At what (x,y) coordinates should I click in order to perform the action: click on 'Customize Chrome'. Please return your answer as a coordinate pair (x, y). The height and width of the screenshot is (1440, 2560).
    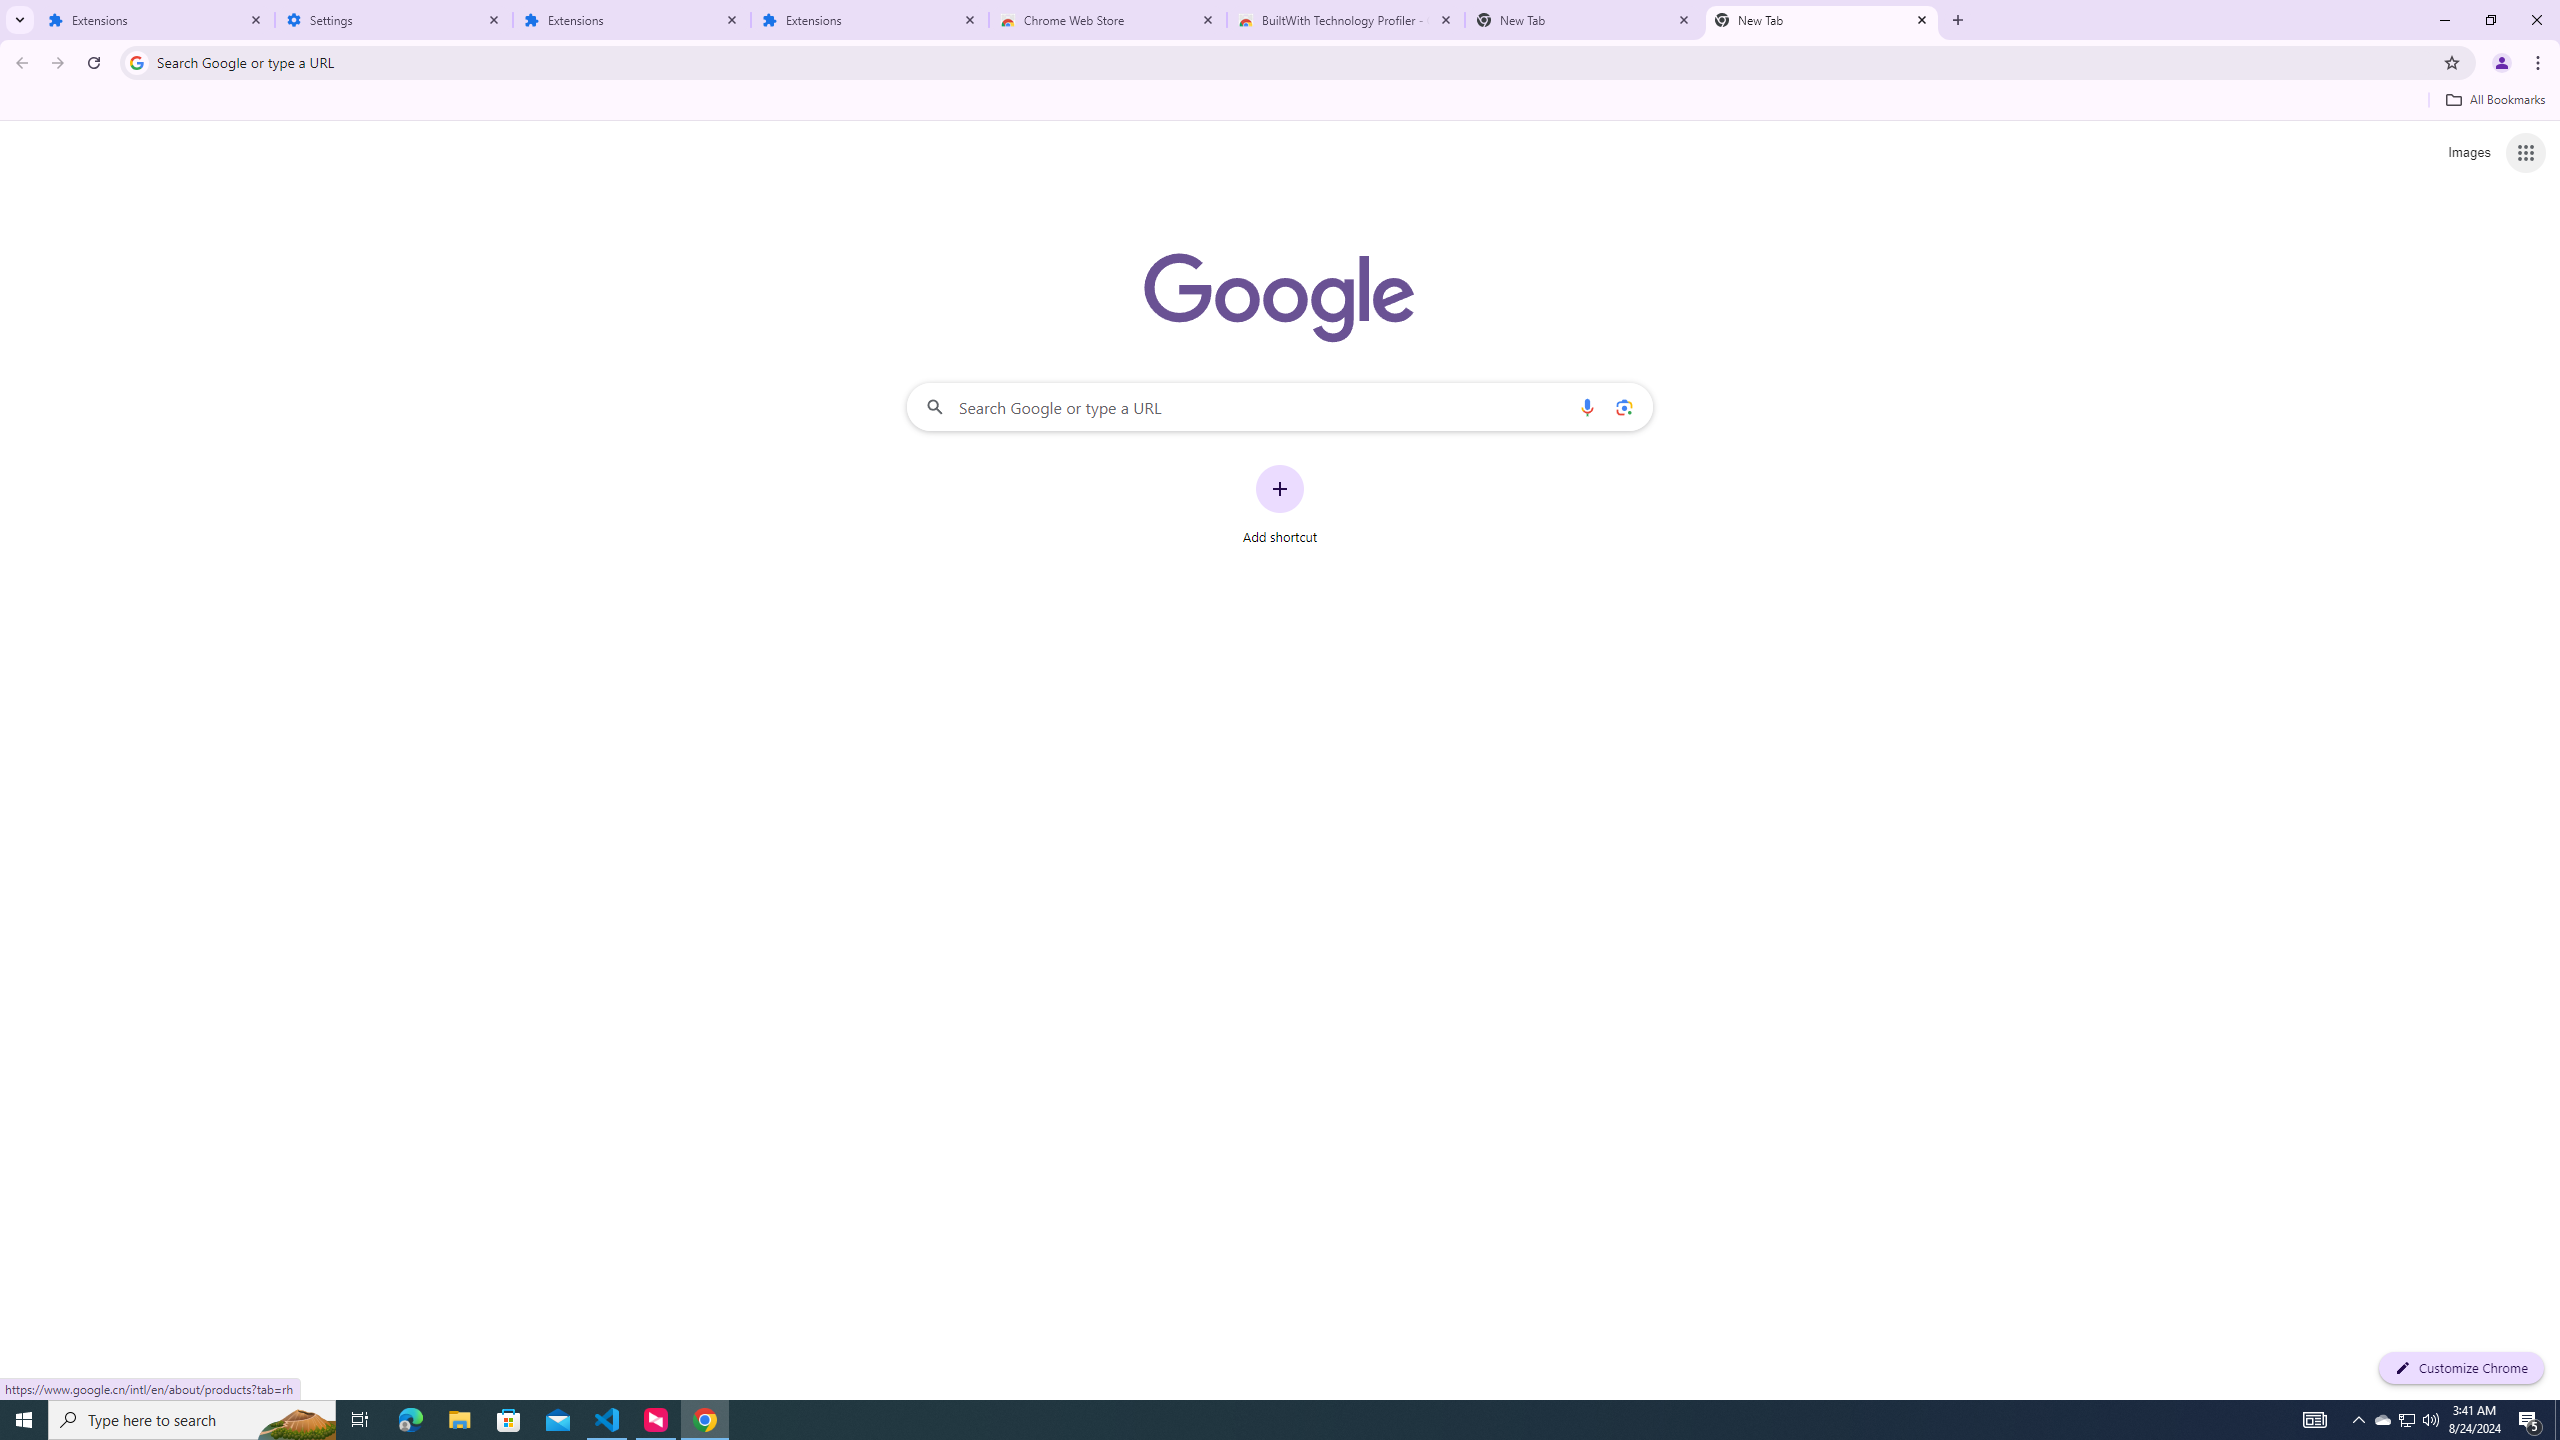
    Looking at the image, I should click on (2461, 1367).